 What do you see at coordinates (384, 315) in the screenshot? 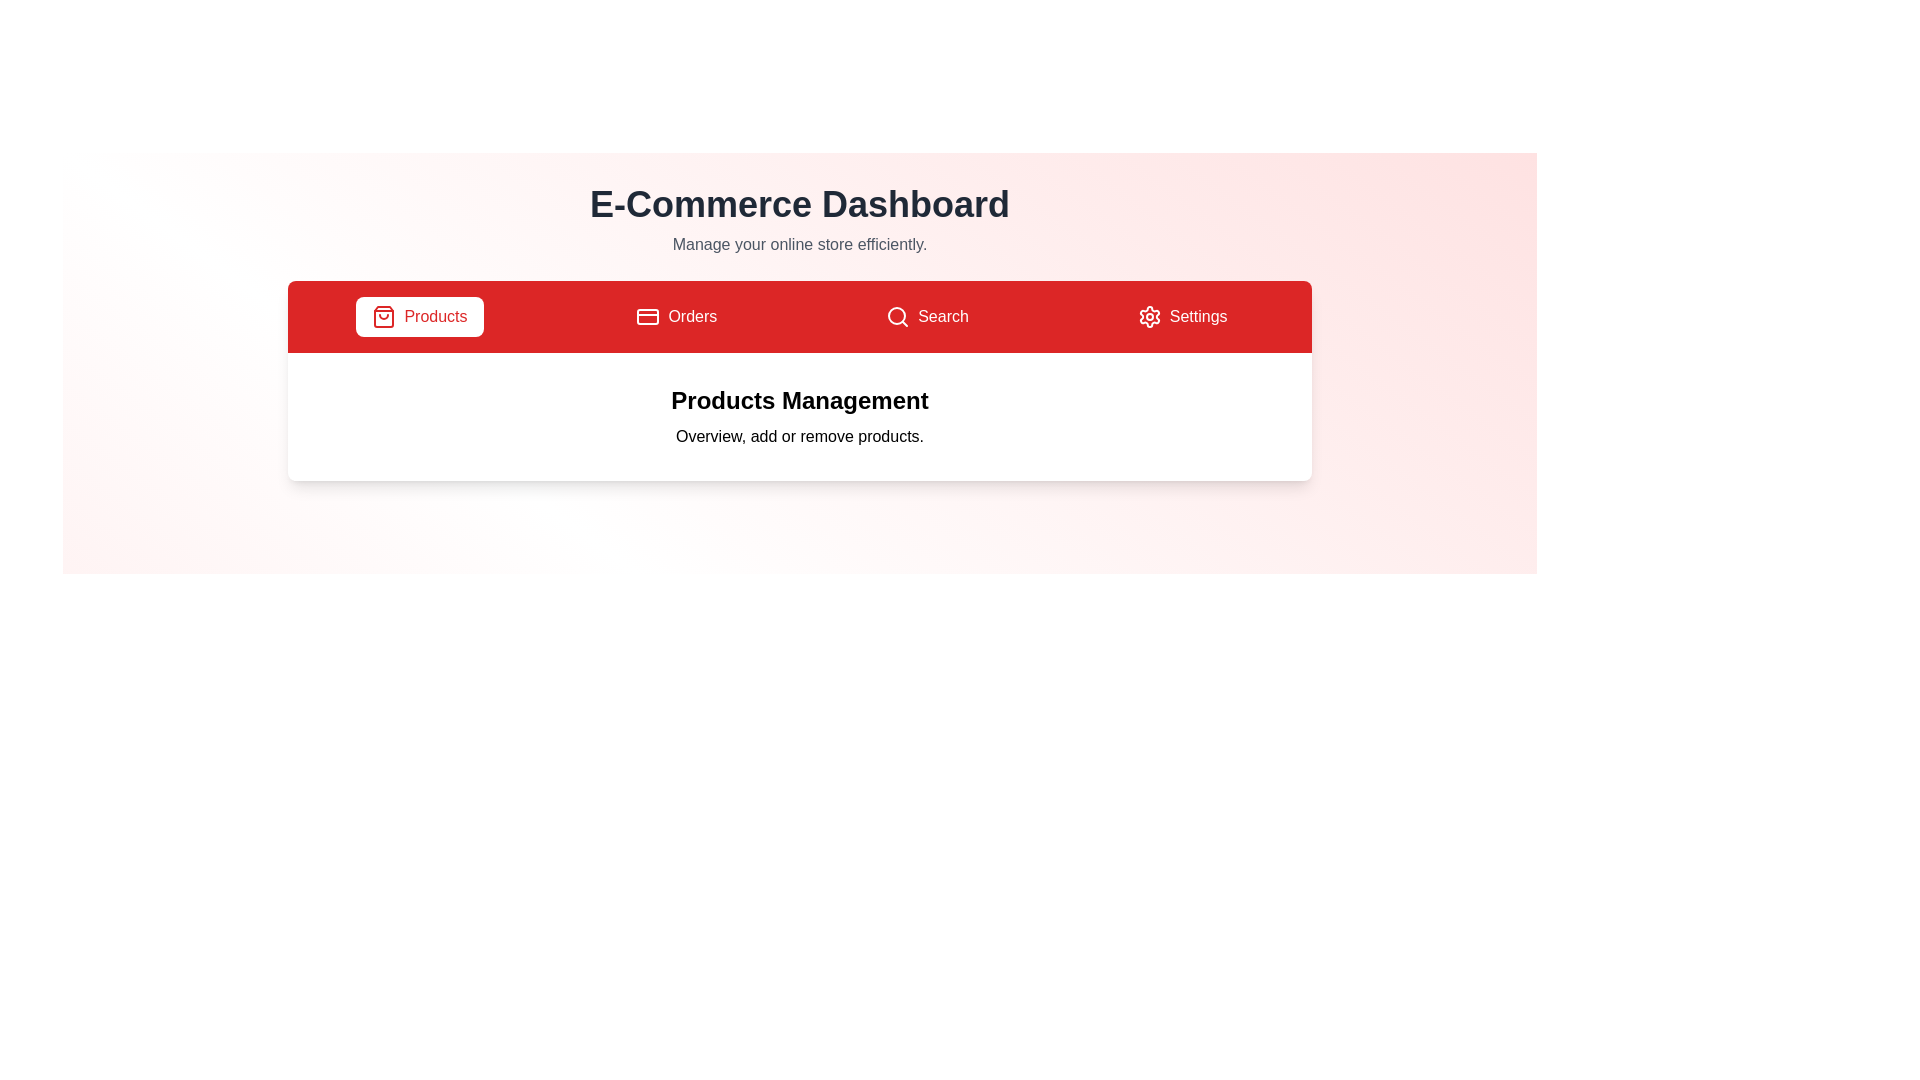
I see `the shopping bag icon located on the left side of the 'Products' button in the red bar below the 'E-Commerce Dashboard' header` at bounding box center [384, 315].